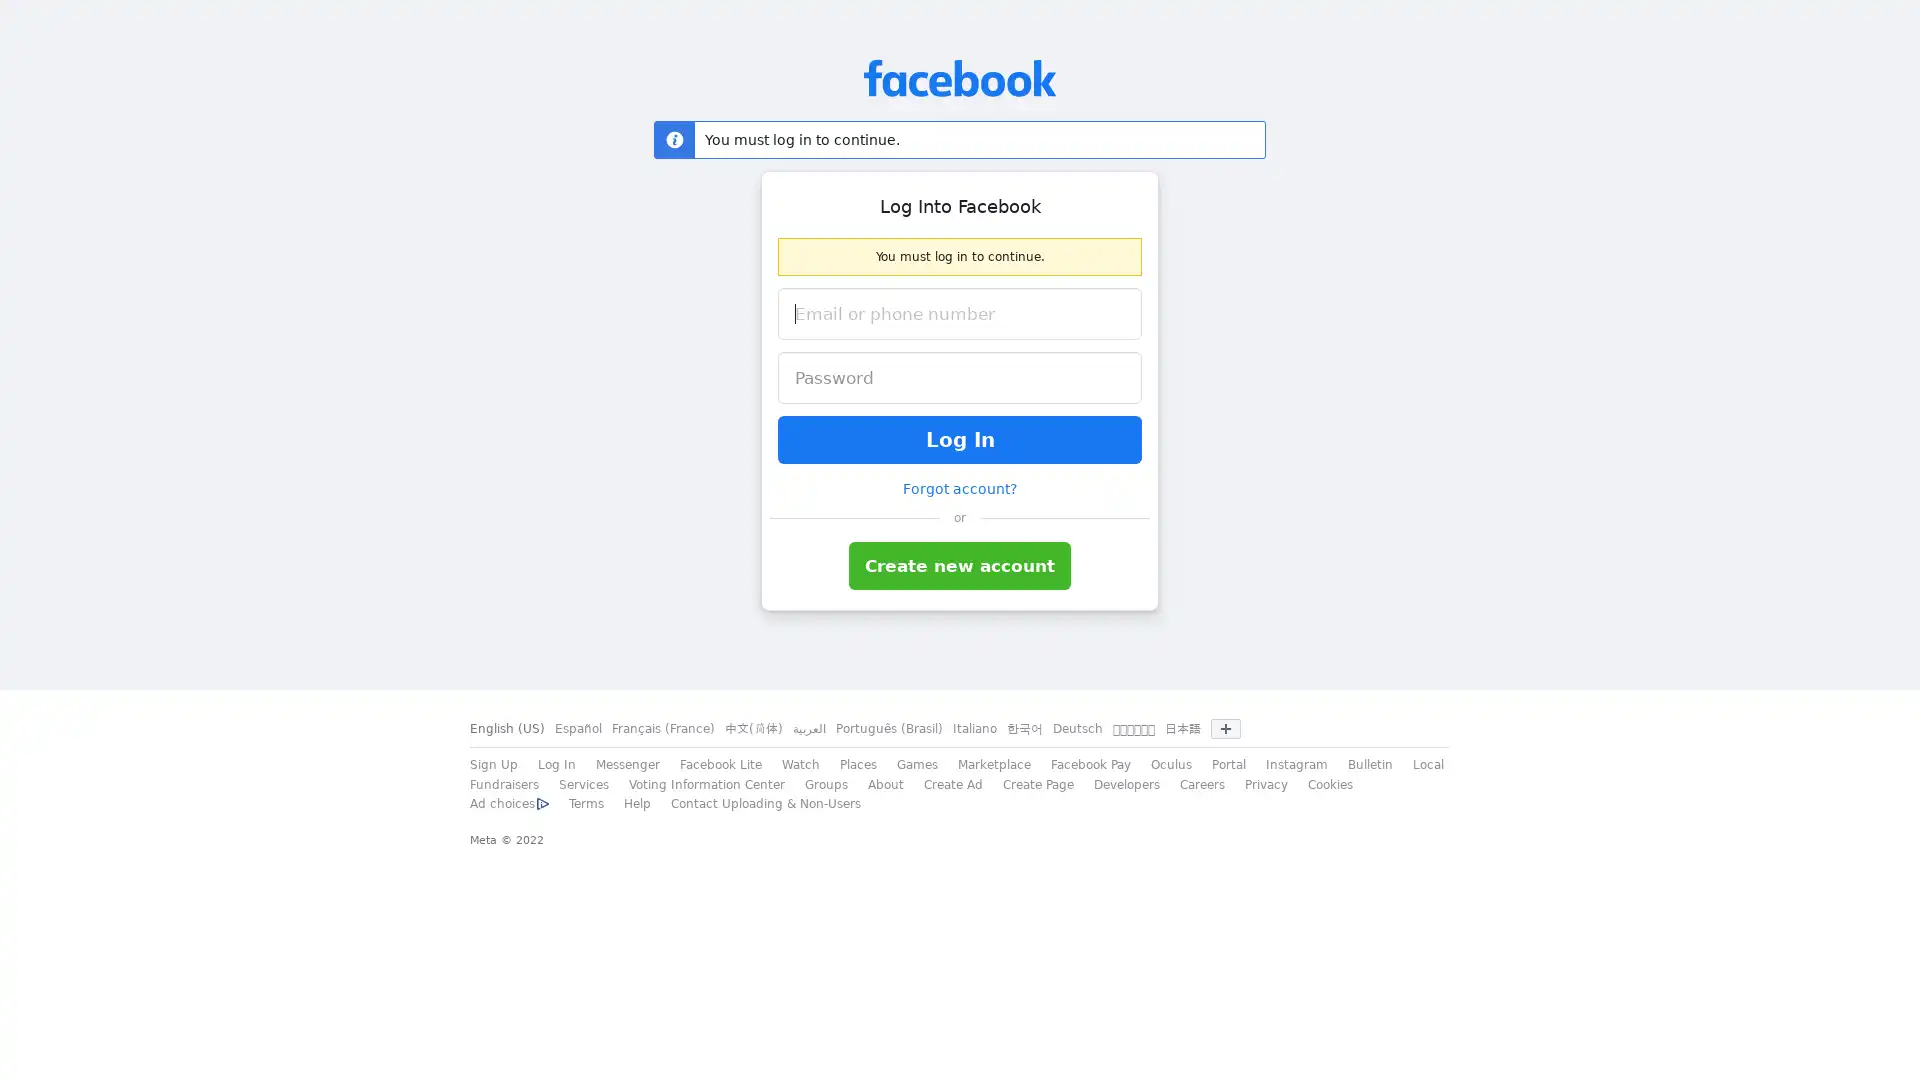 The width and height of the screenshot is (1920, 1080). What do you see at coordinates (1224, 729) in the screenshot?
I see `Show more languages` at bounding box center [1224, 729].